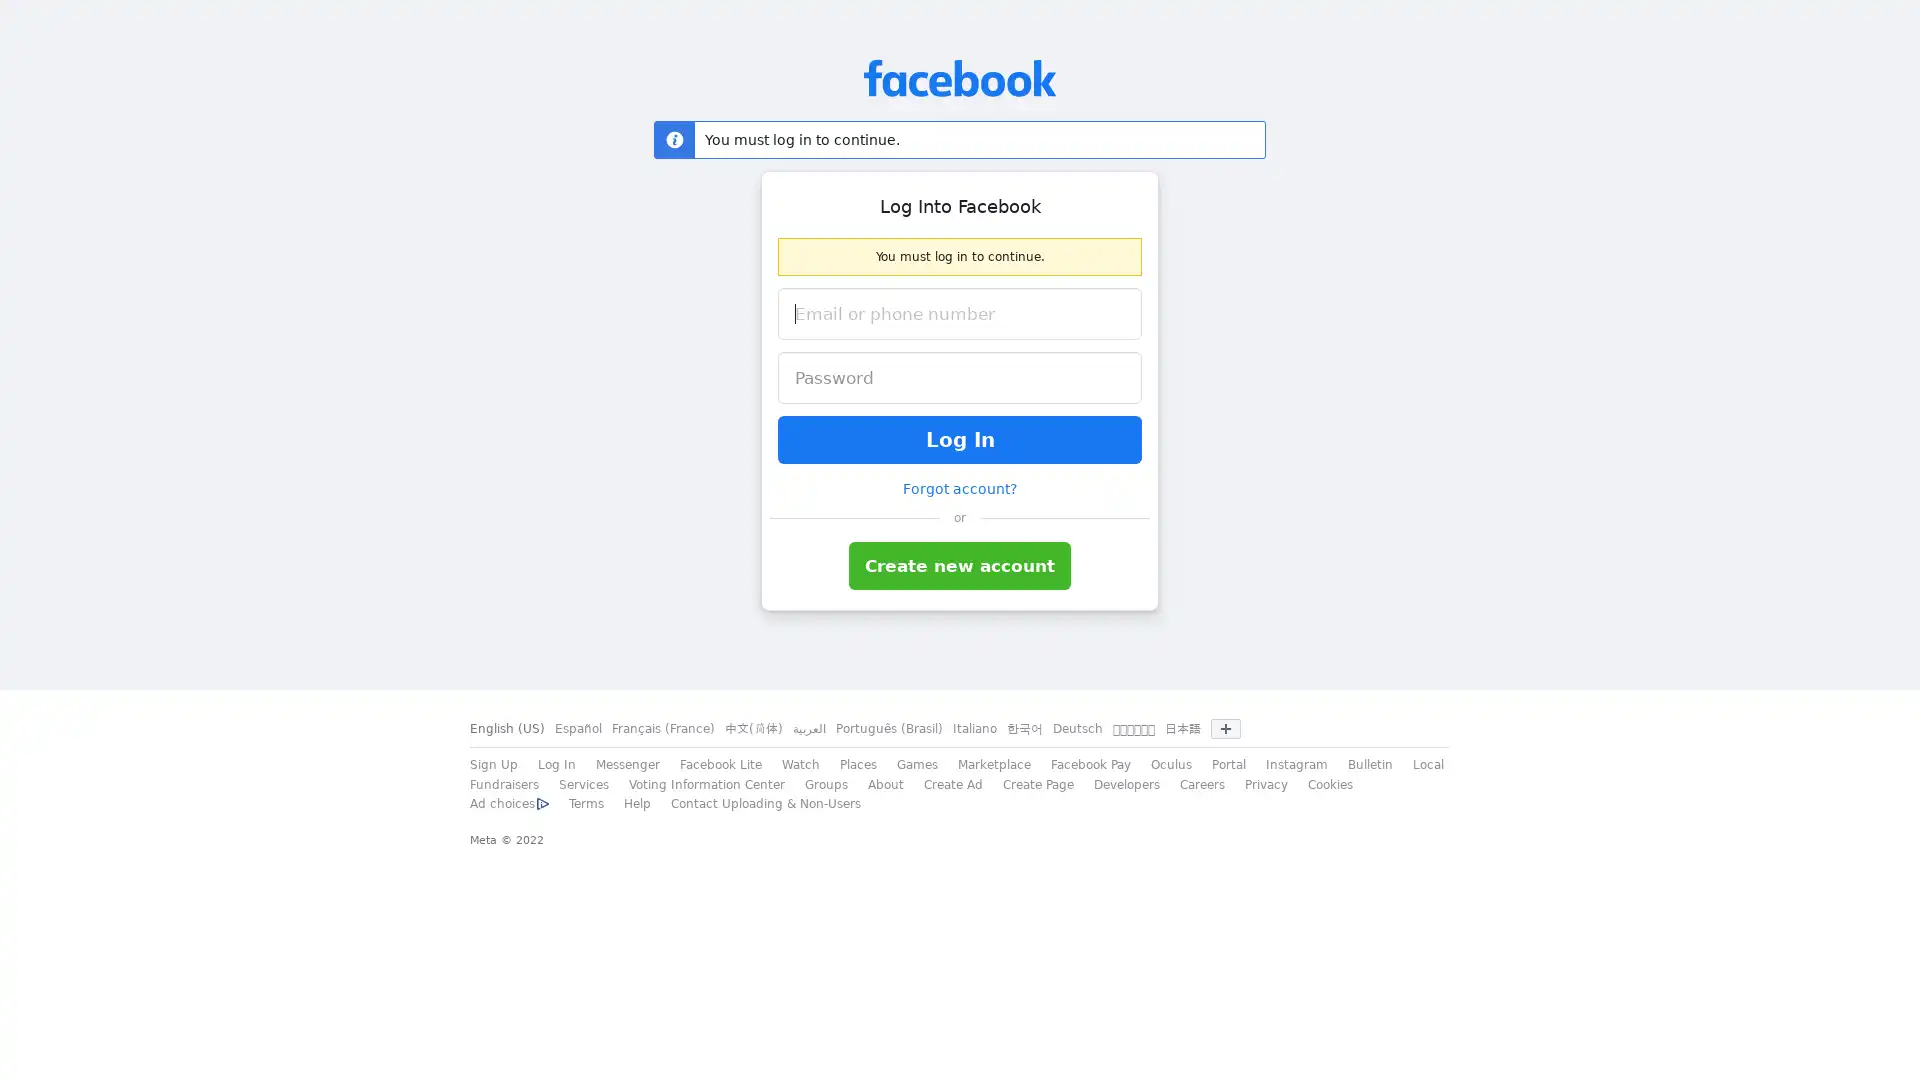 The width and height of the screenshot is (1920, 1080). What do you see at coordinates (1224, 729) in the screenshot?
I see `Show more languages` at bounding box center [1224, 729].